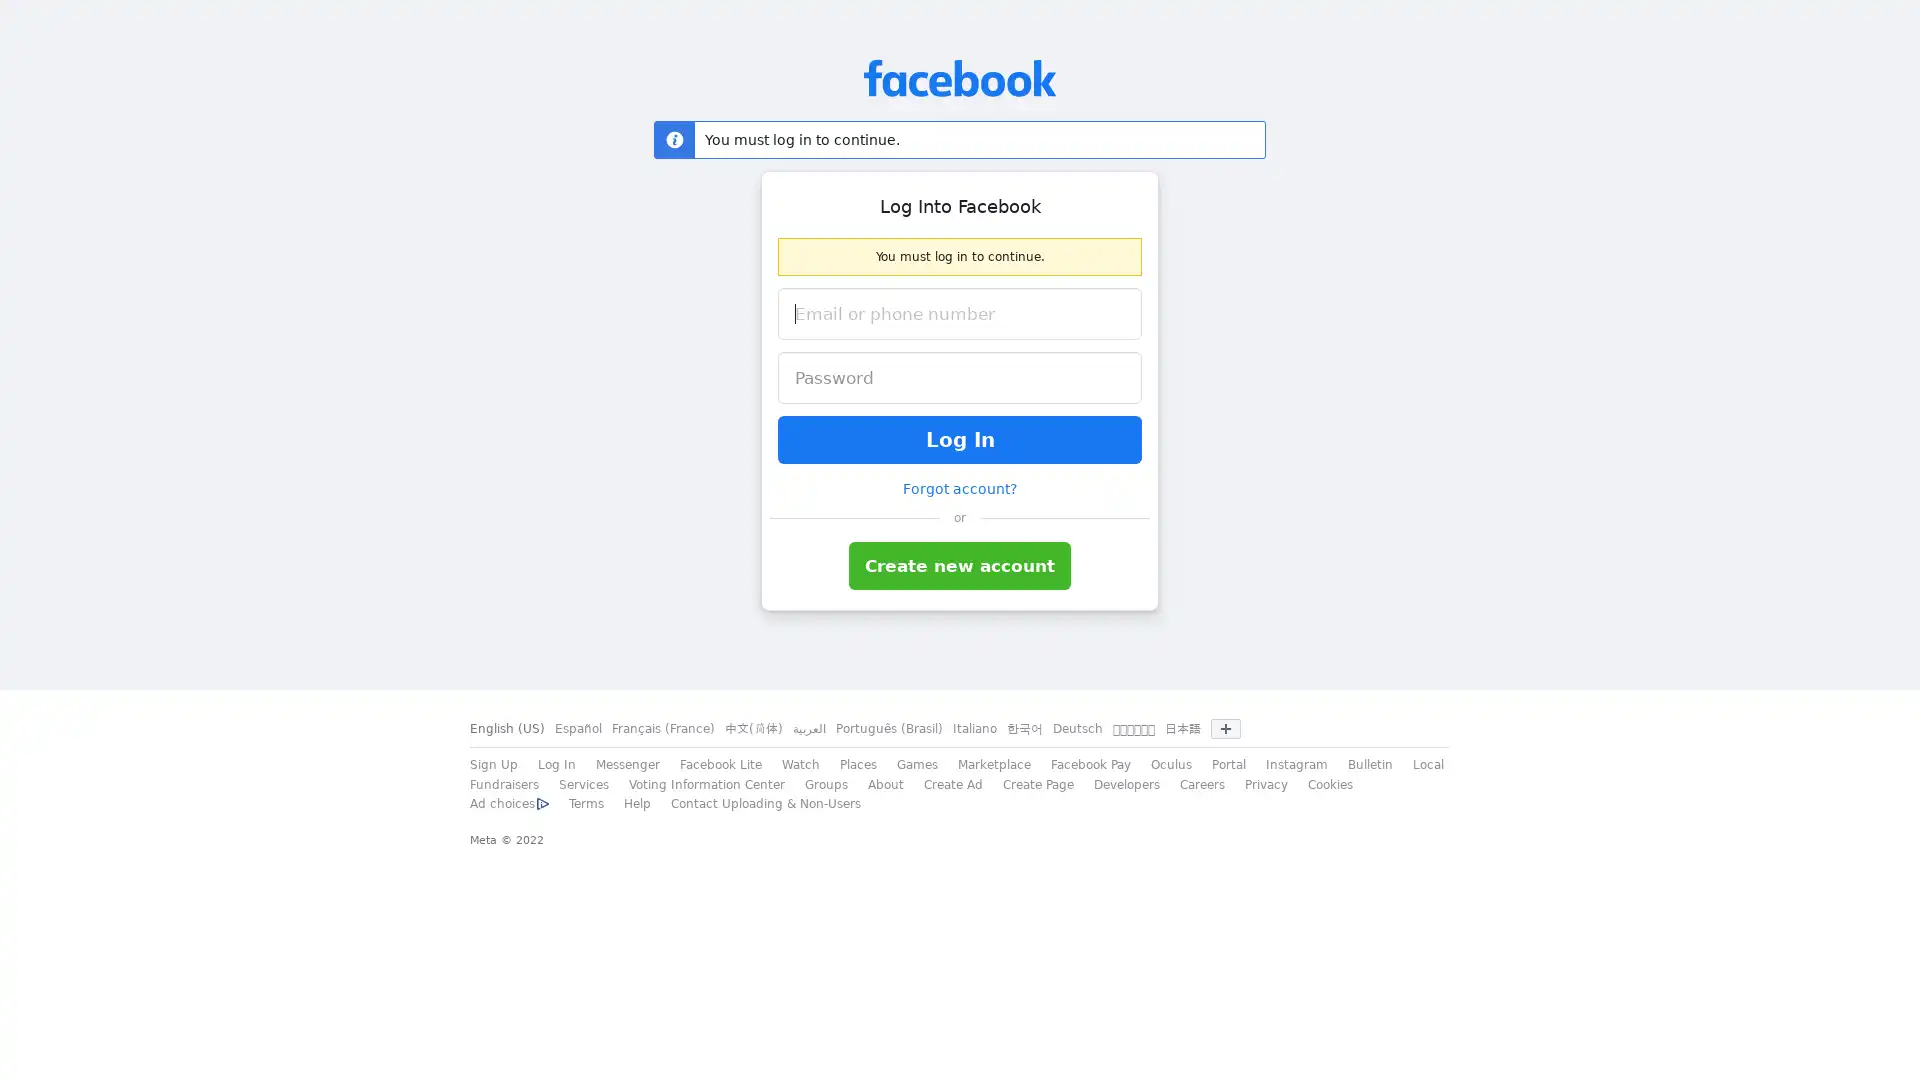 The width and height of the screenshot is (1920, 1080). What do you see at coordinates (1224, 729) in the screenshot?
I see `Show more languages` at bounding box center [1224, 729].